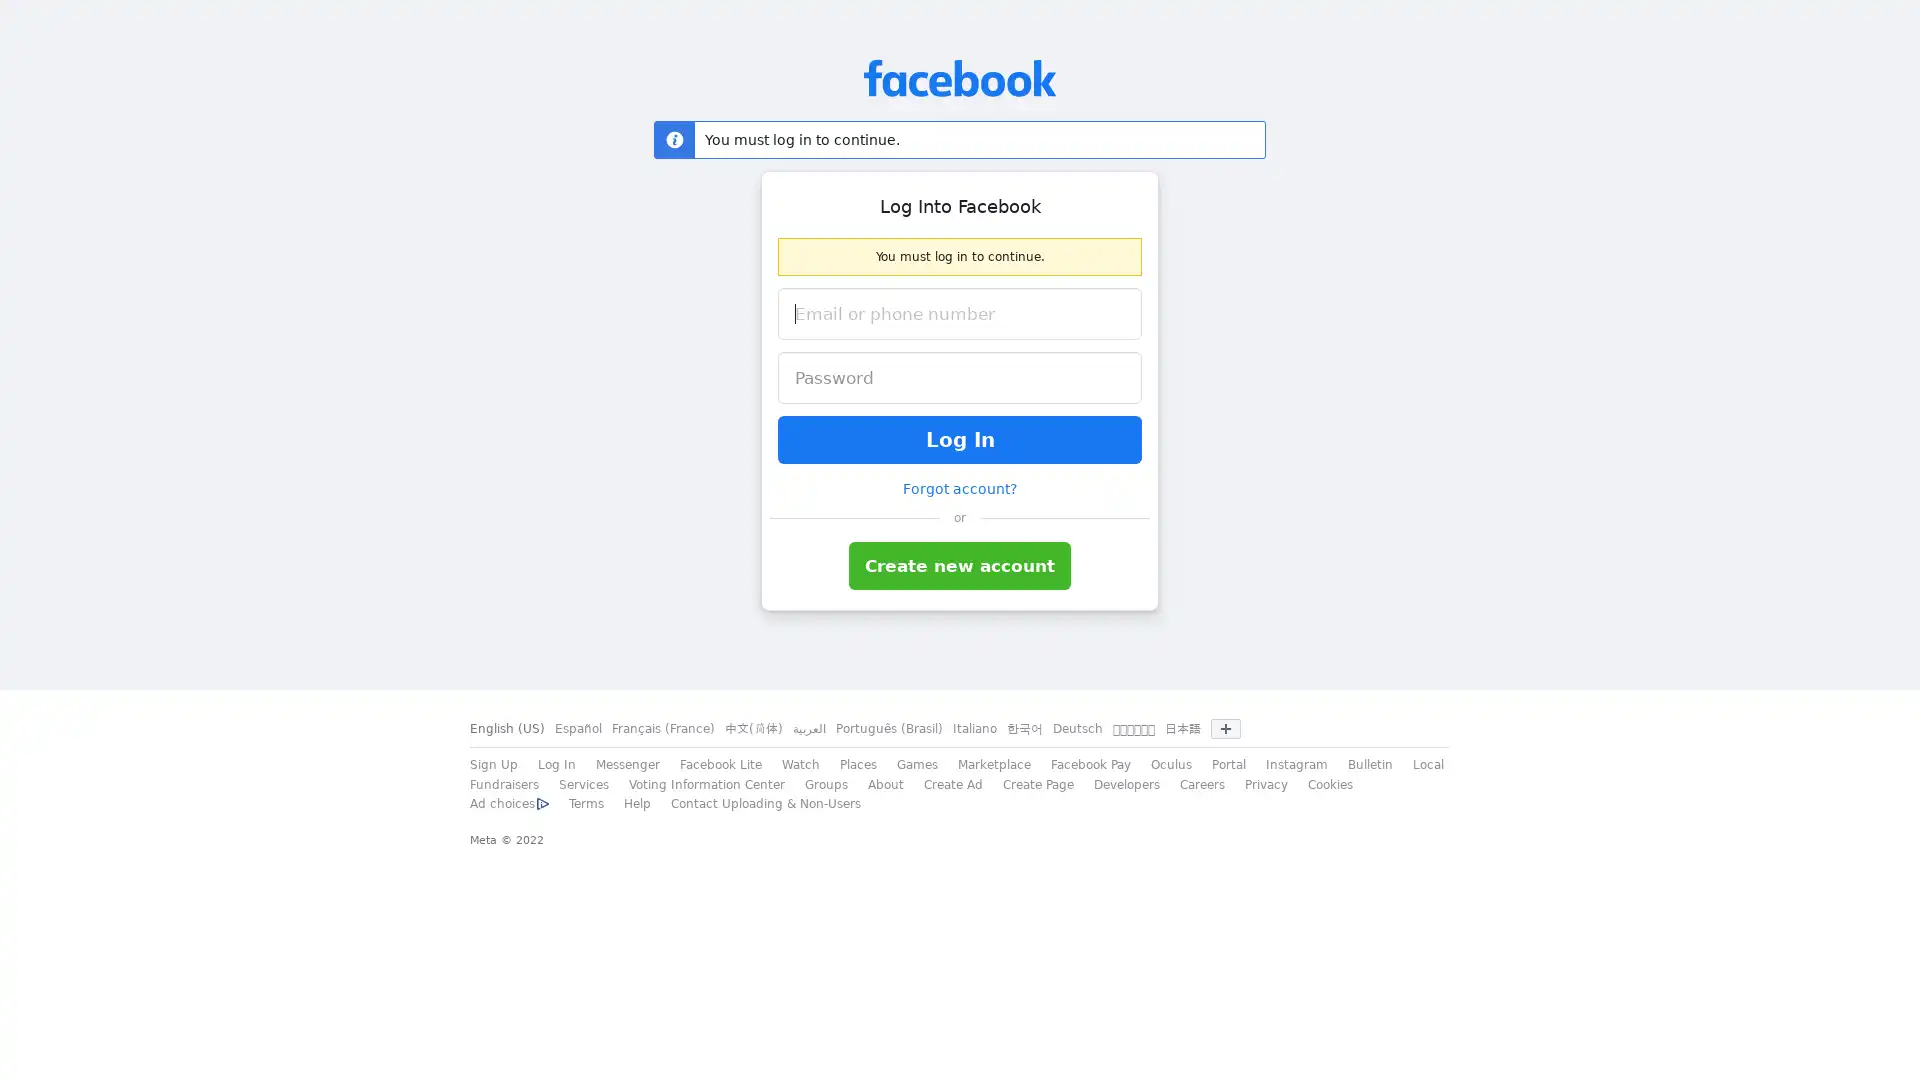 The width and height of the screenshot is (1920, 1080). What do you see at coordinates (1224, 729) in the screenshot?
I see `Show more languages` at bounding box center [1224, 729].